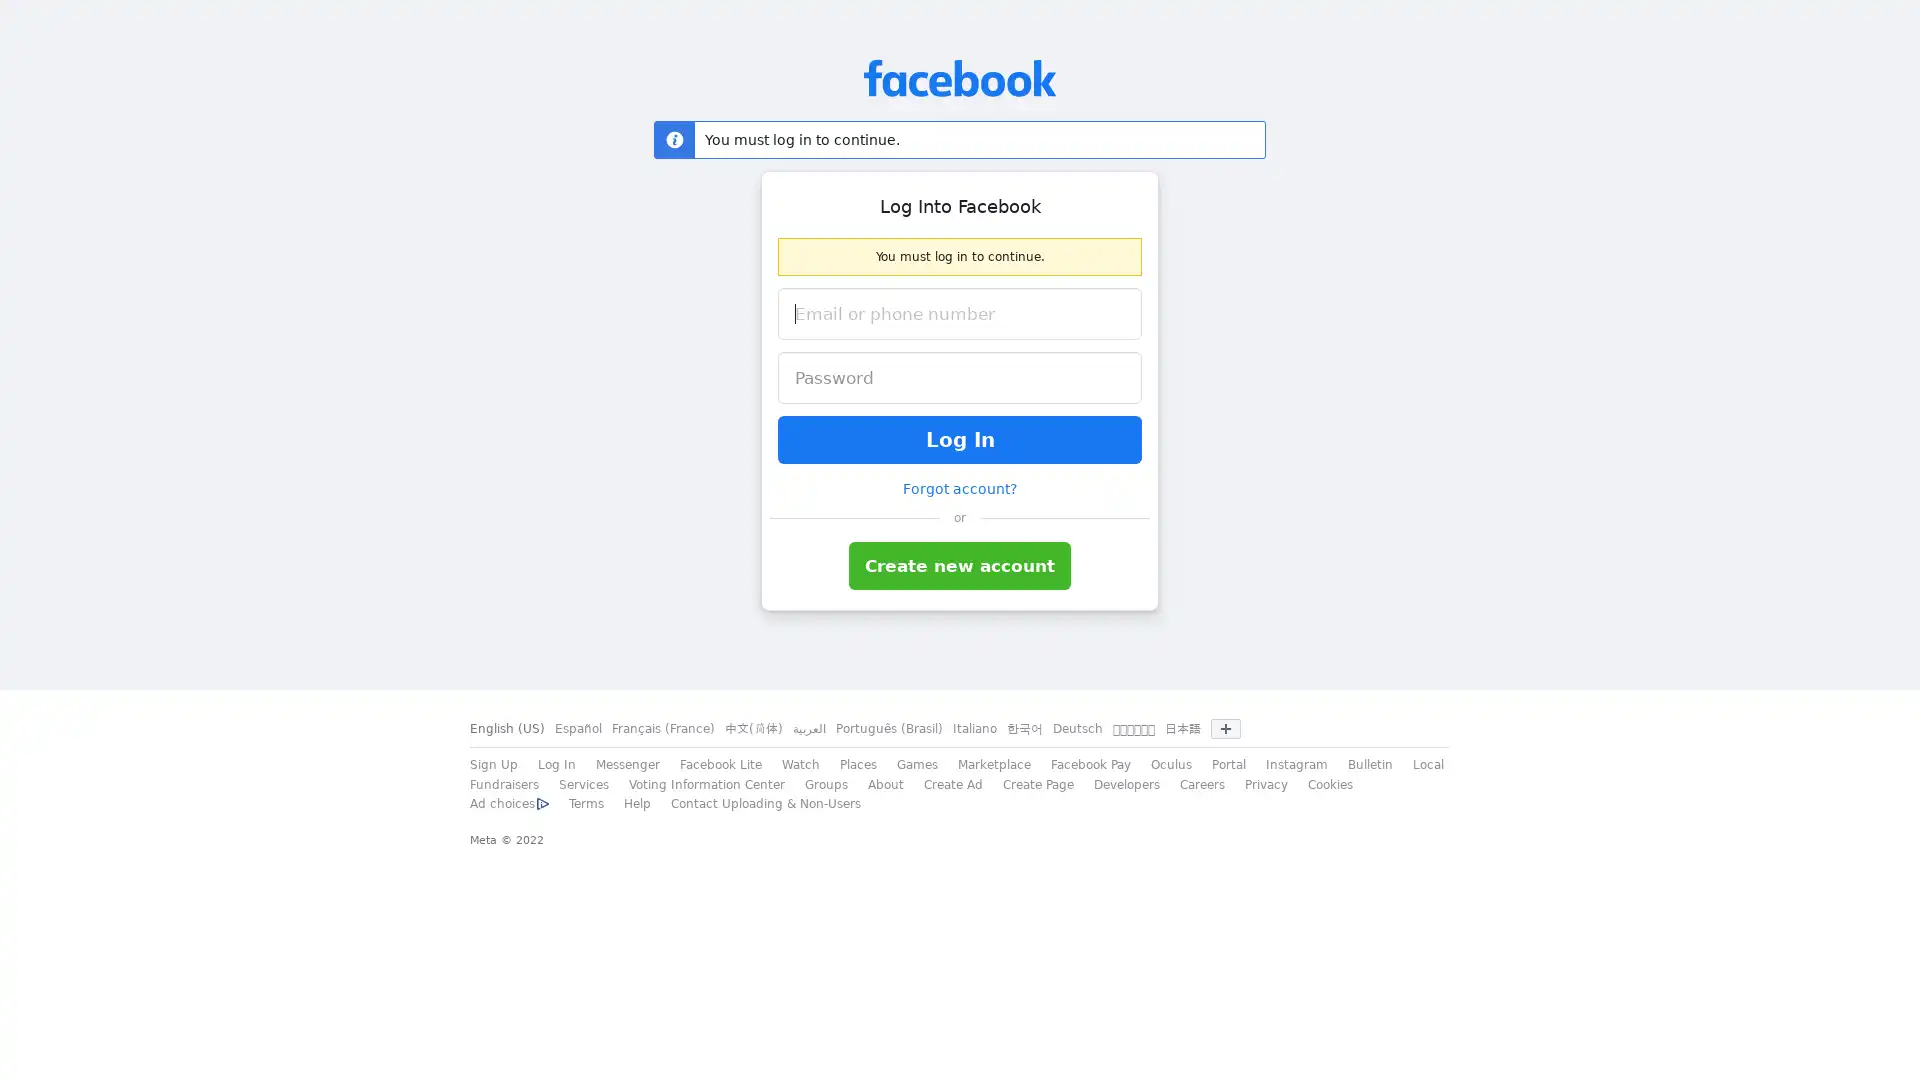 The width and height of the screenshot is (1920, 1080). What do you see at coordinates (1224, 729) in the screenshot?
I see `Show more languages` at bounding box center [1224, 729].